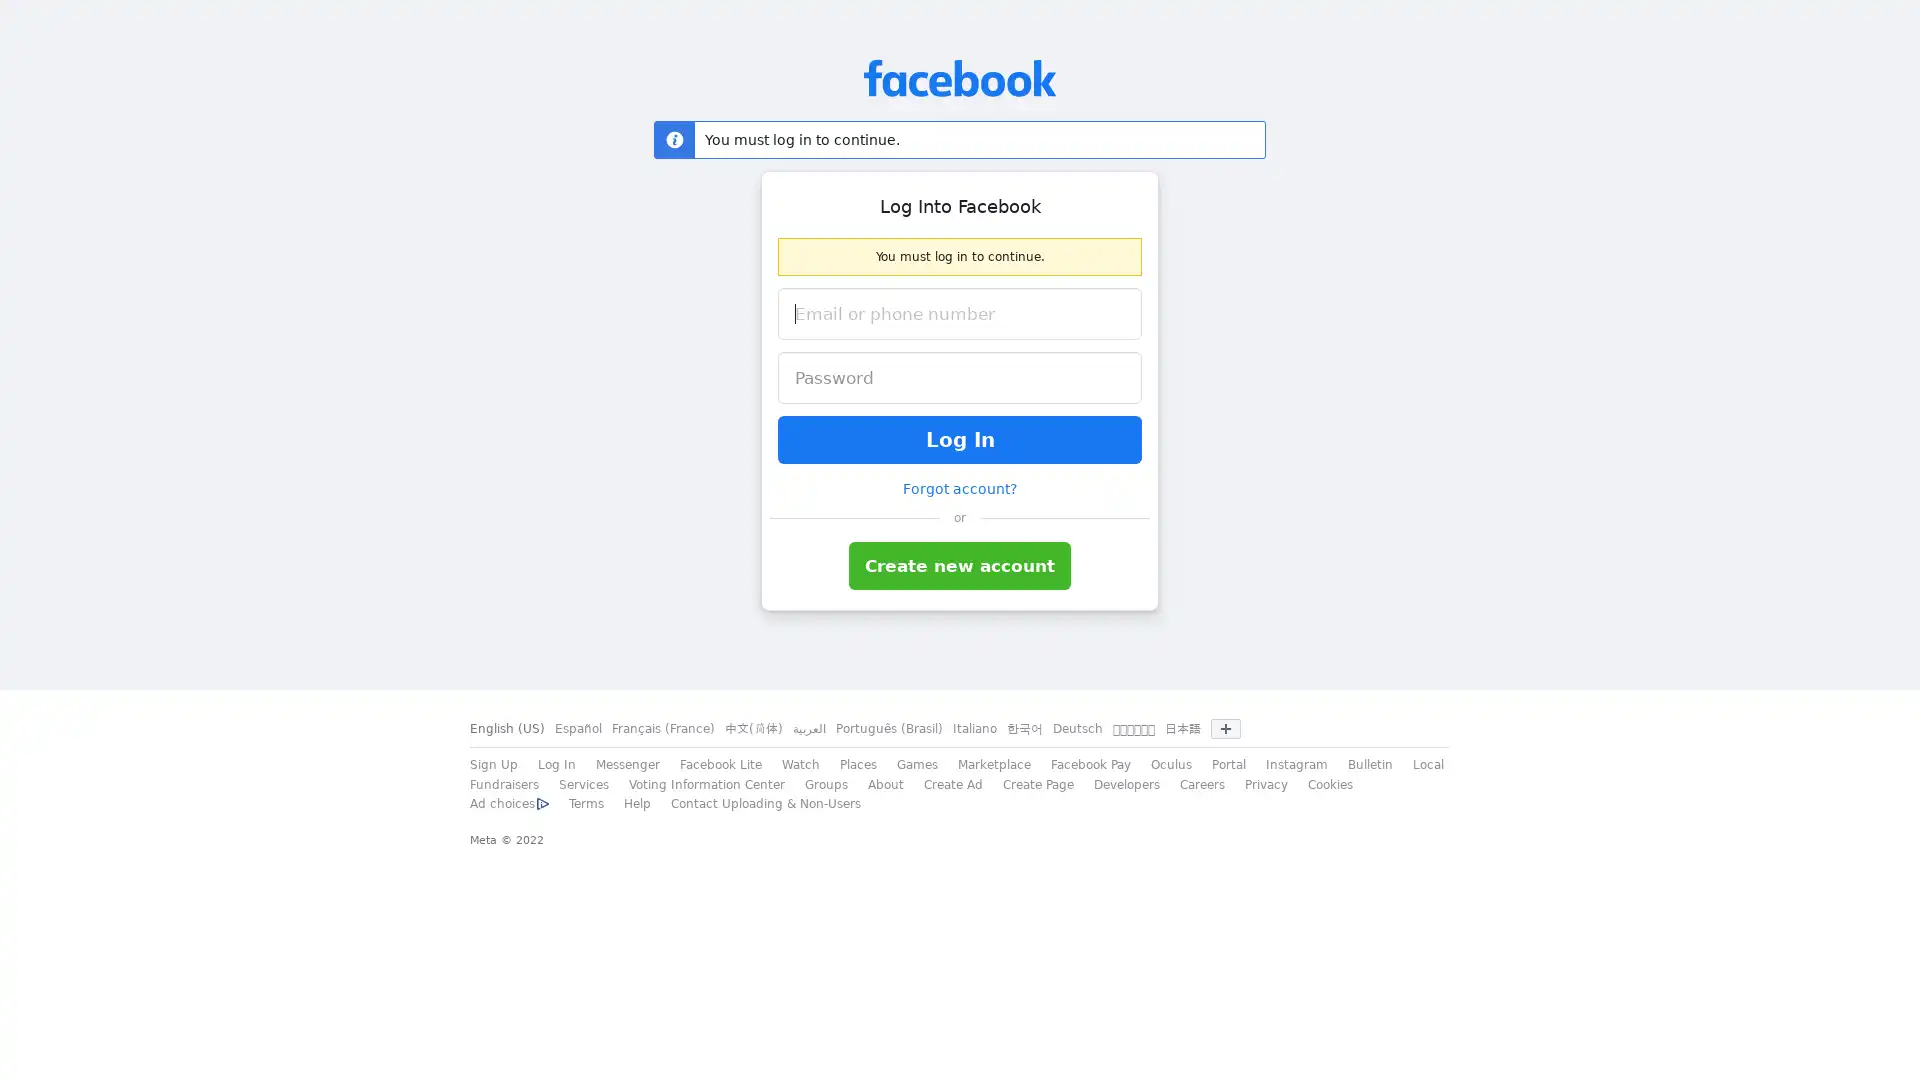 The width and height of the screenshot is (1920, 1080). What do you see at coordinates (1224, 729) in the screenshot?
I see `Show more languages` at bounding box center [1224, 729].